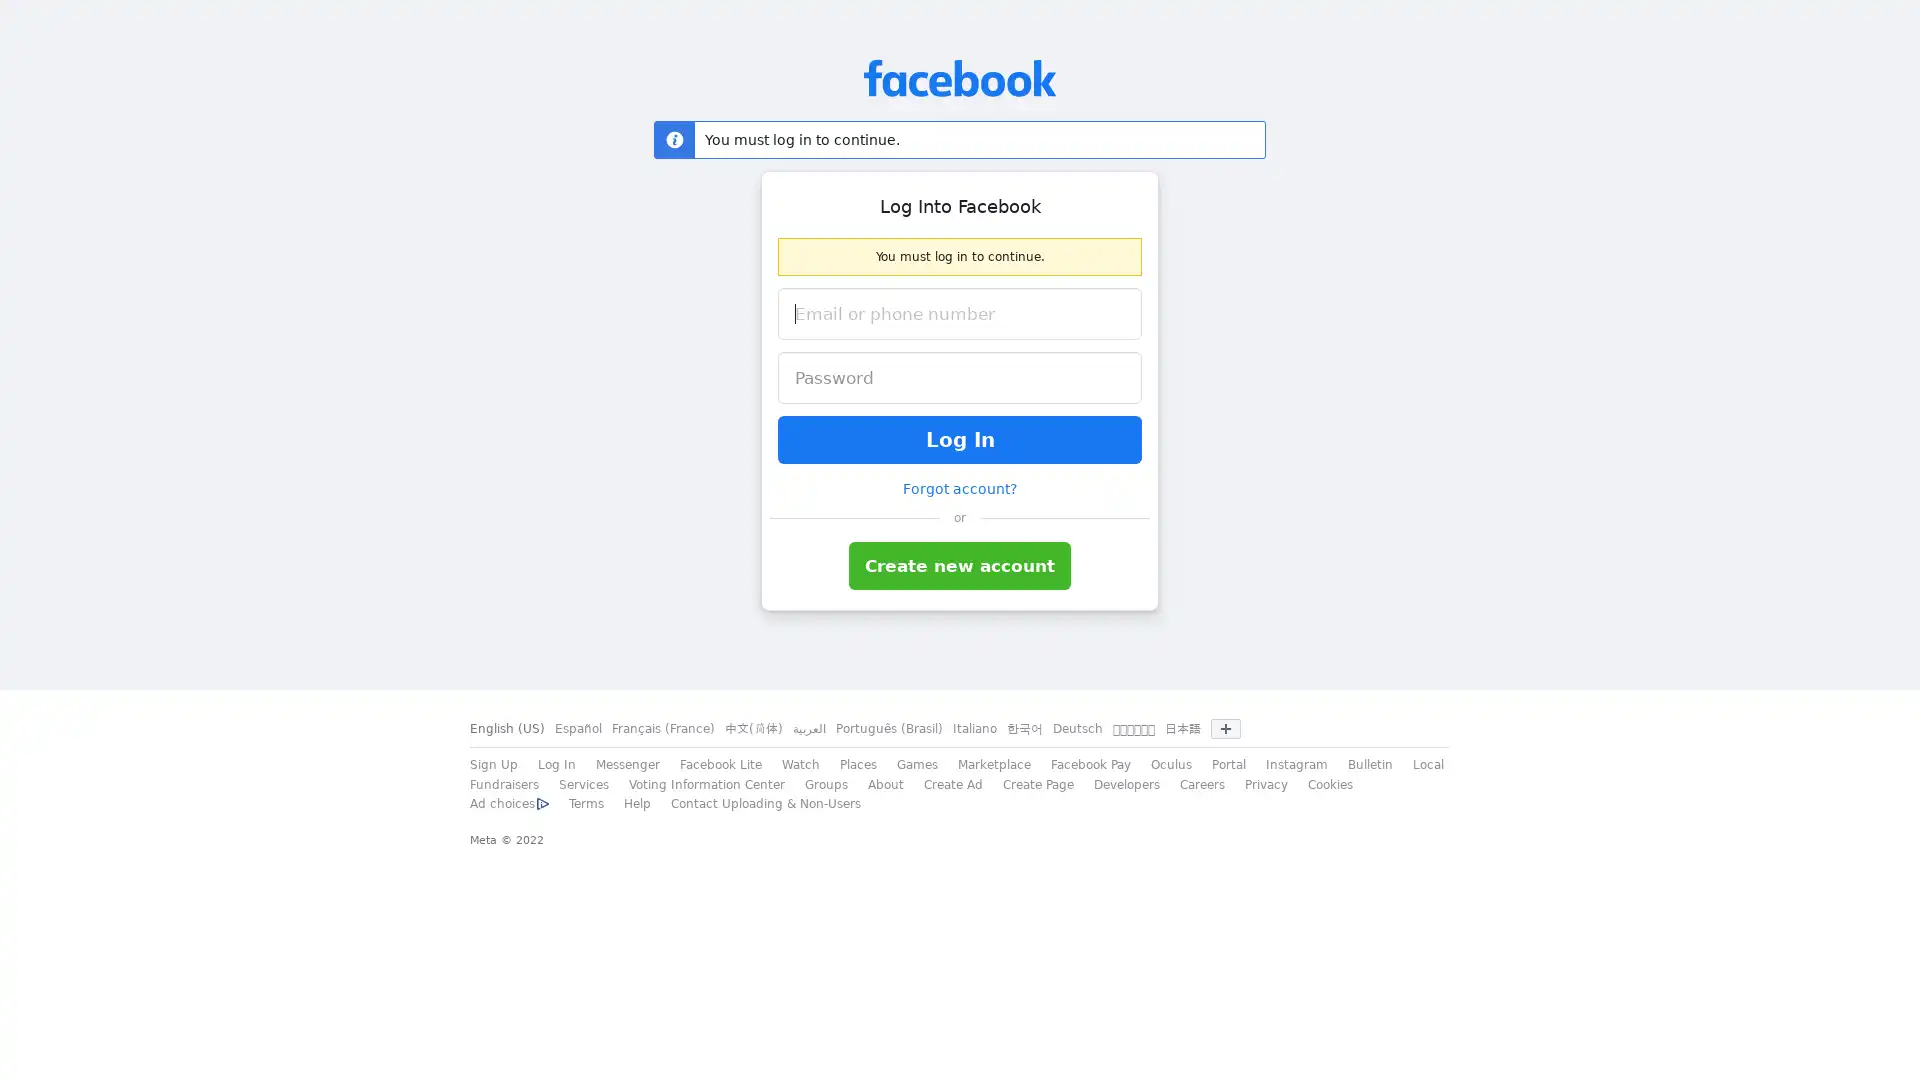 The width and height of the screenshot is (1920, 1080). What do you see at coordinates (1224, 729) in the screenshot?
I see `Show more languages` at bounding box center [1224, 729].